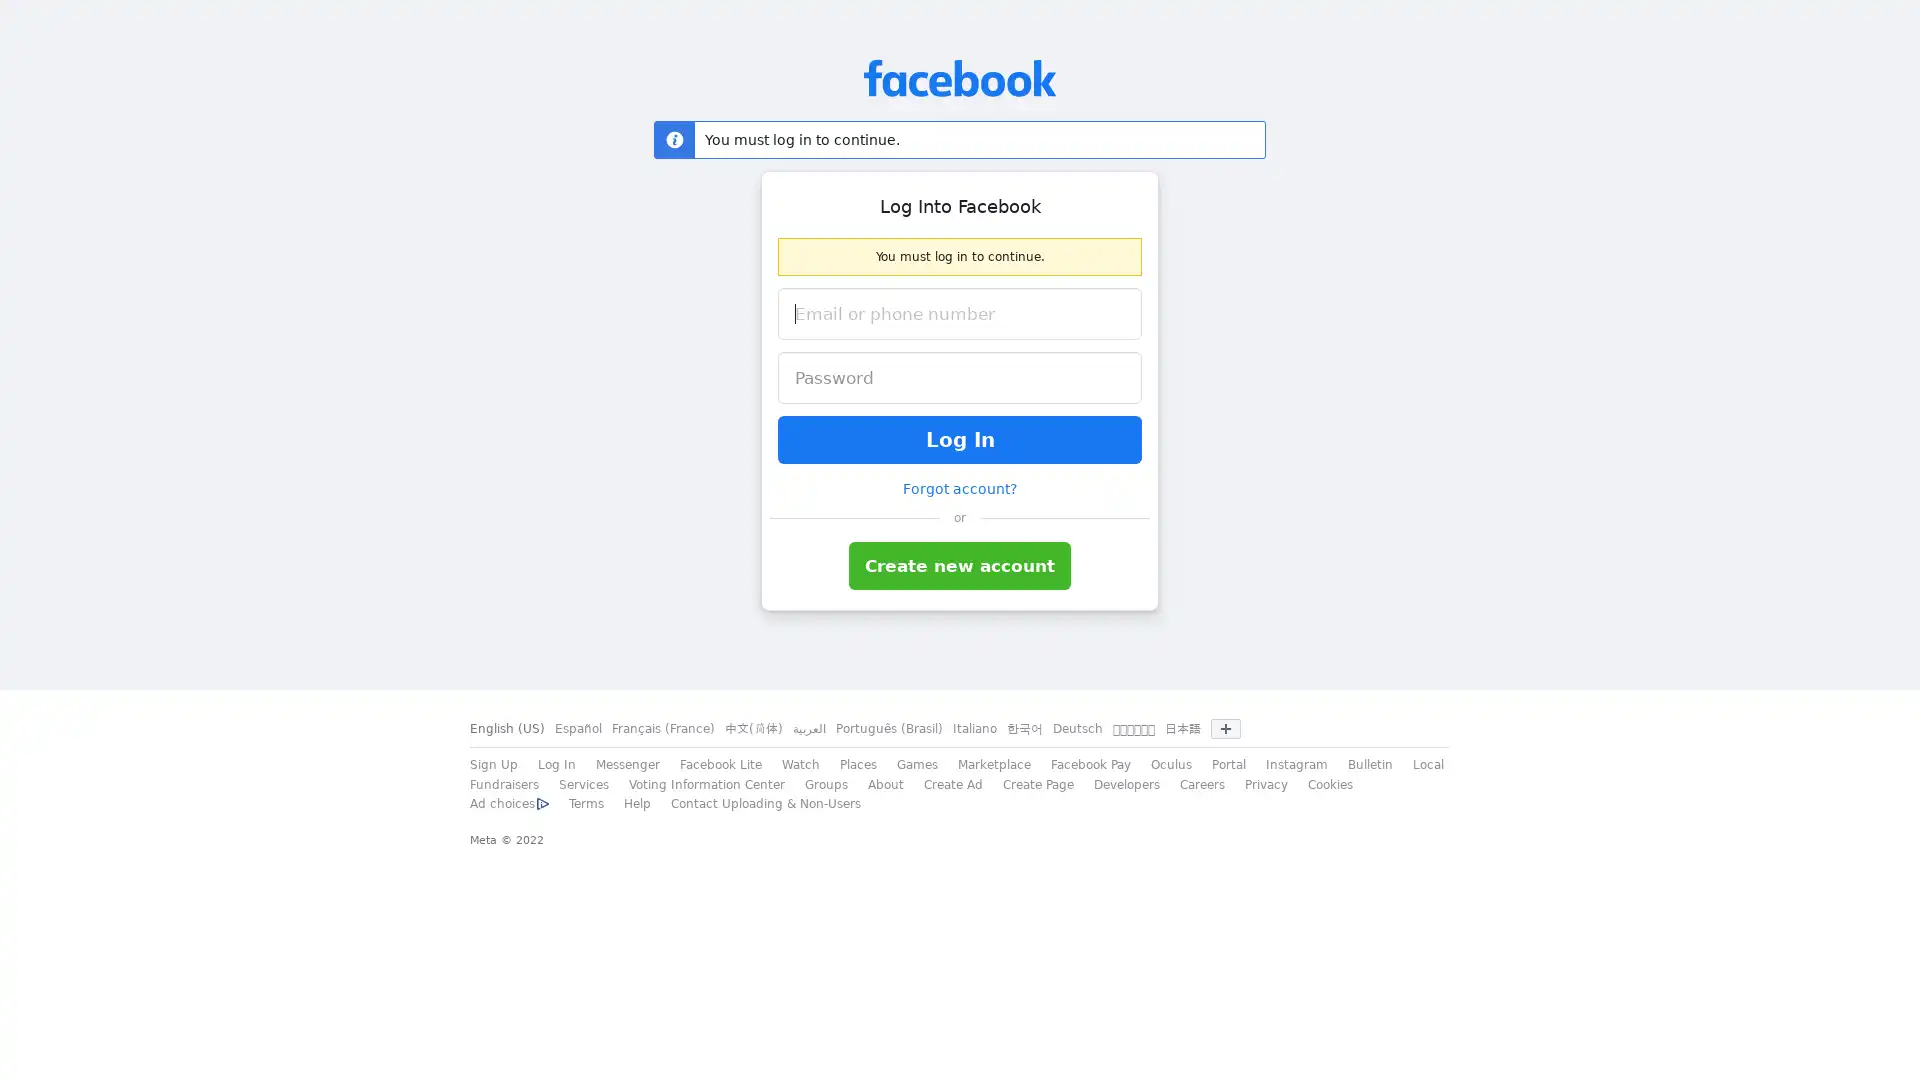 The width and height of the screenshot is (1920, 1080). What do you see at coordinates (1224, 729) in the screenshot?
I see `Show more languages` at bounding box center [1224, 729].